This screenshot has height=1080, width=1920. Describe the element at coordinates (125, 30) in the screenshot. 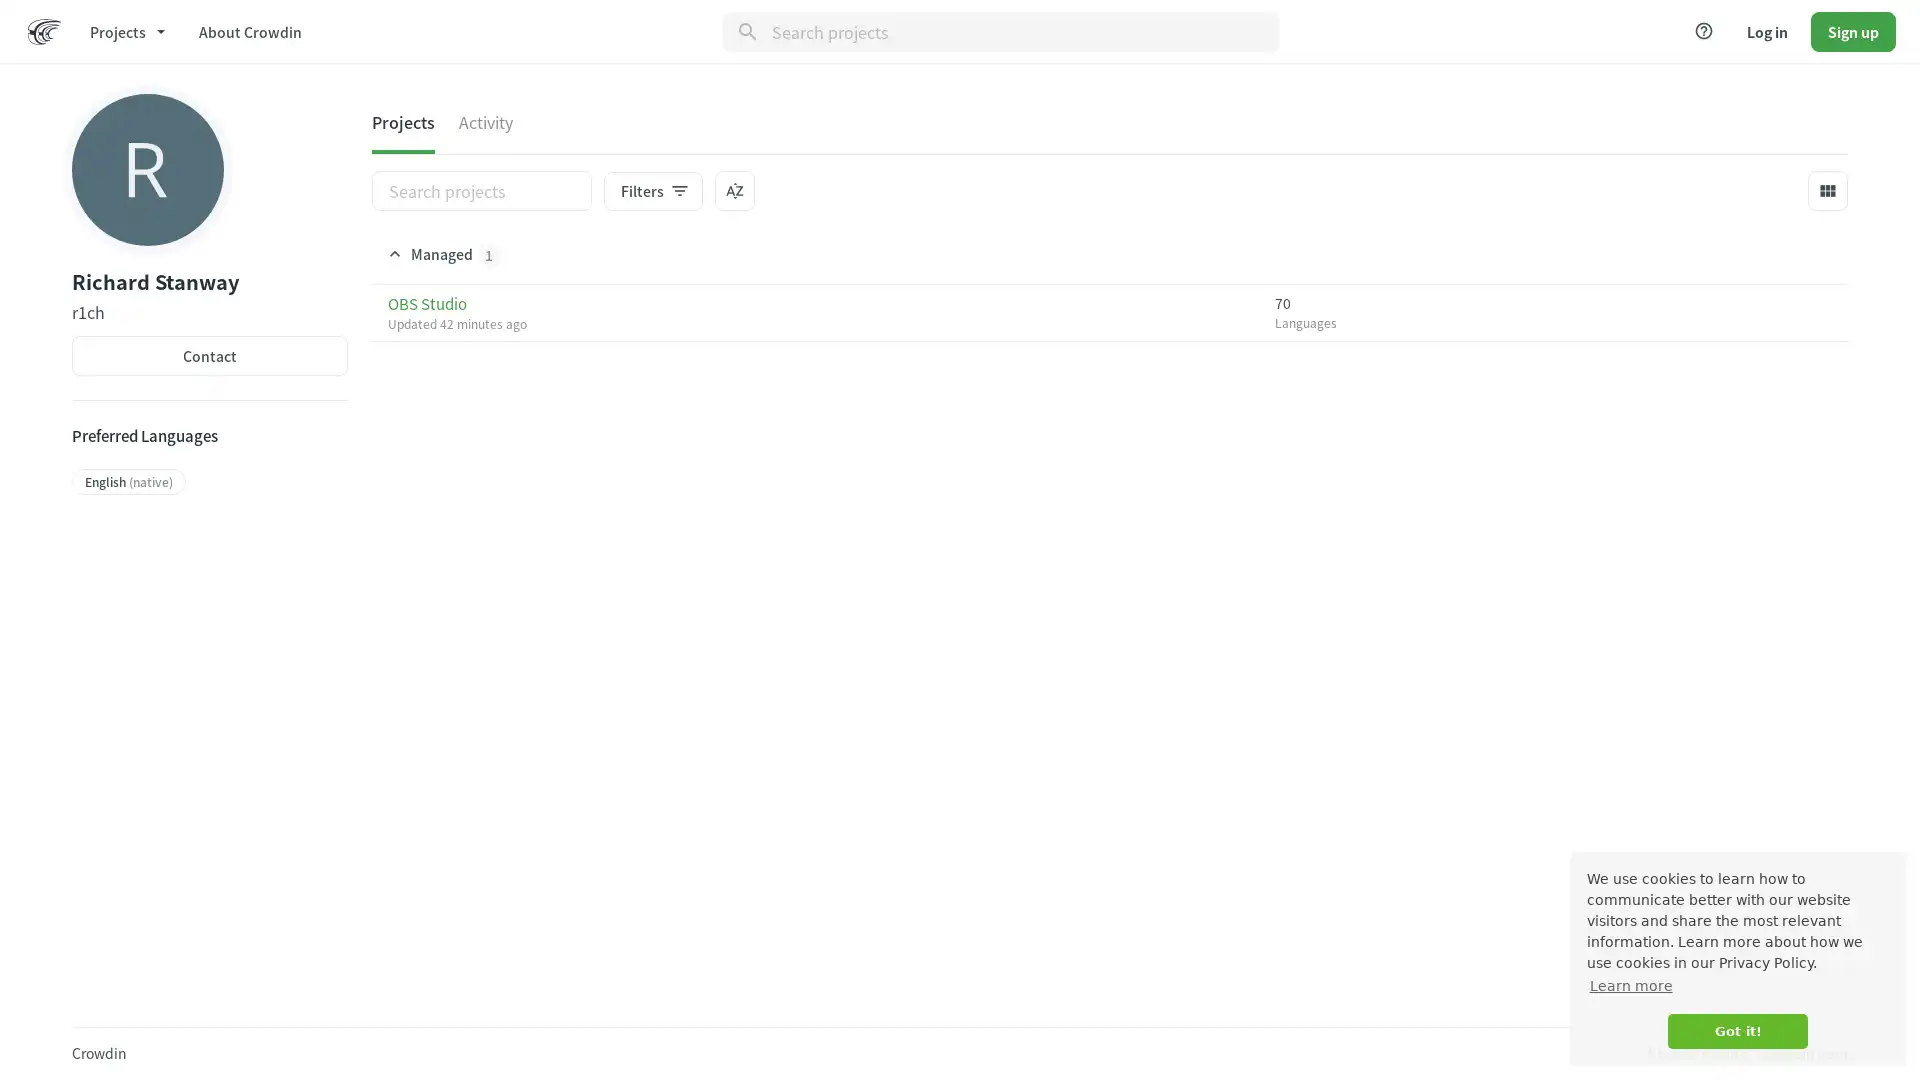

I see `Projects` at that location.